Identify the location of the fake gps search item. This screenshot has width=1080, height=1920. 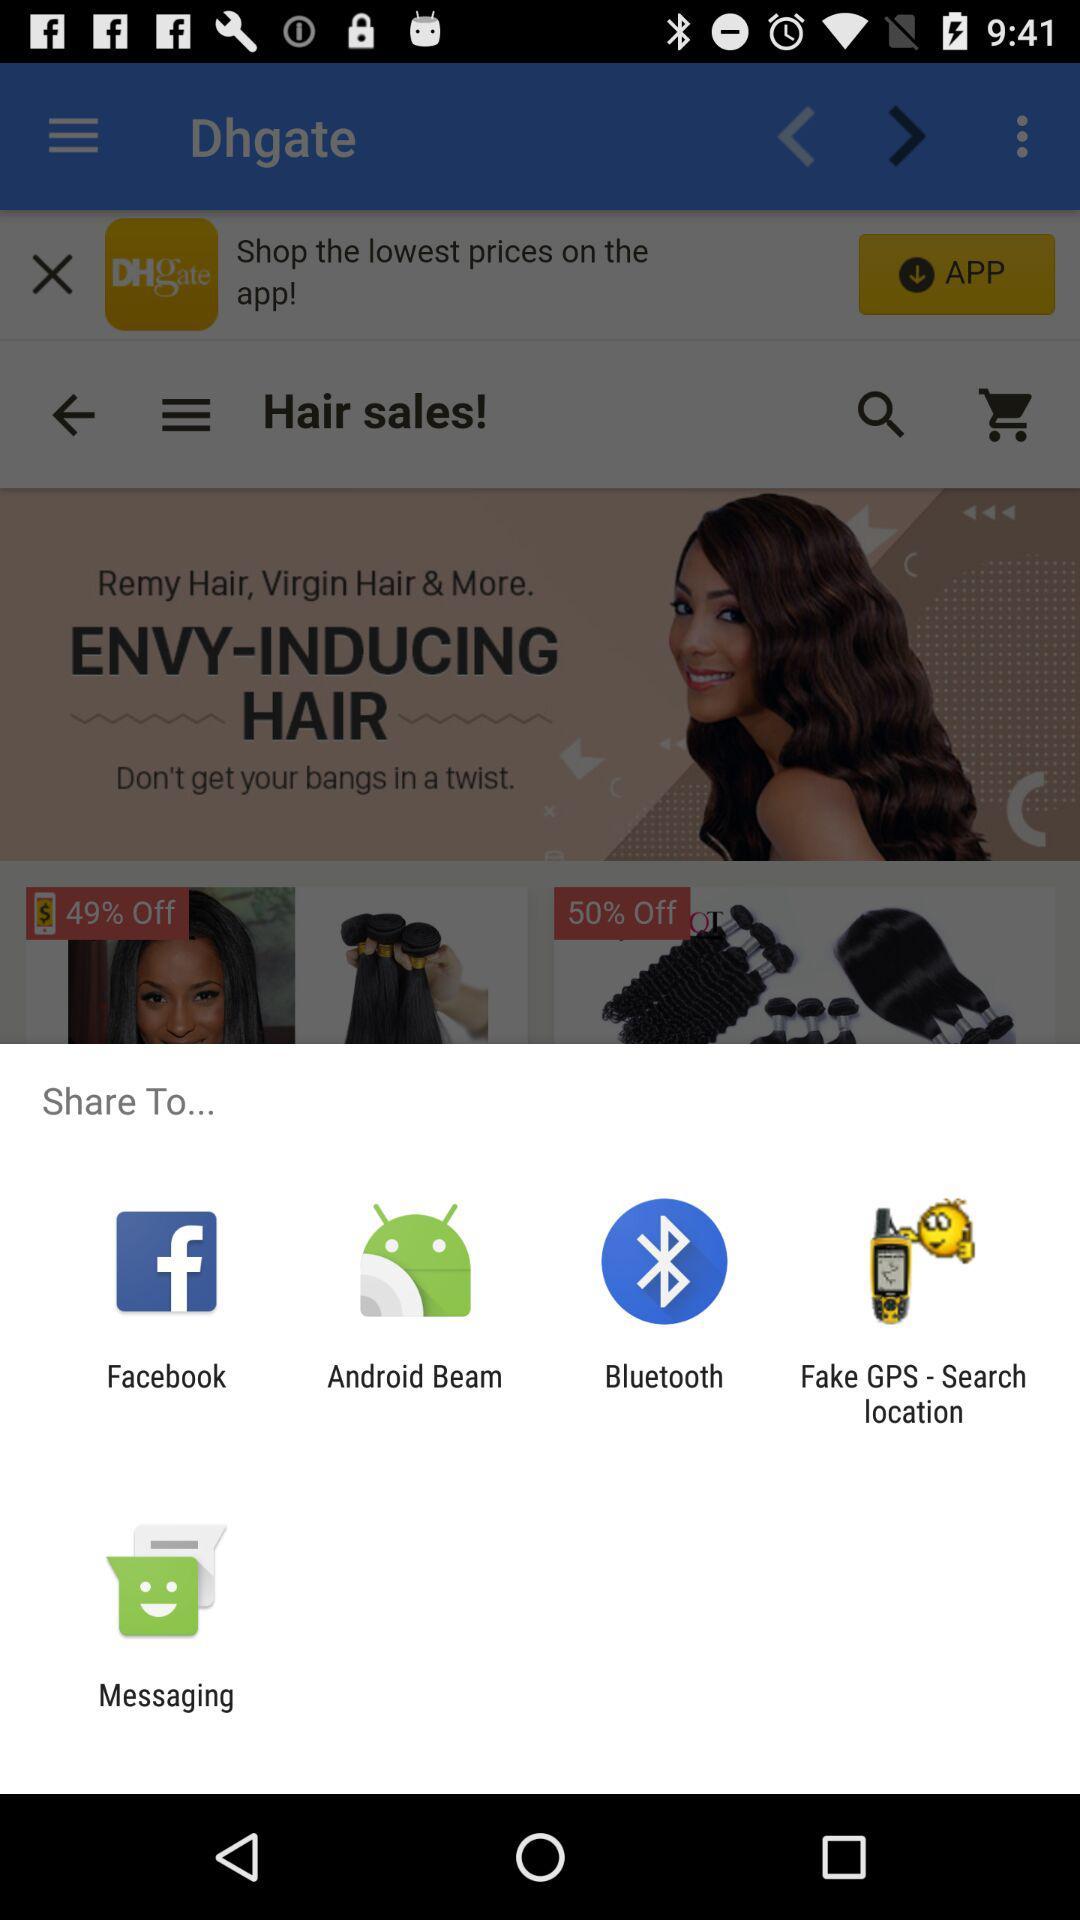
(913, 1392).